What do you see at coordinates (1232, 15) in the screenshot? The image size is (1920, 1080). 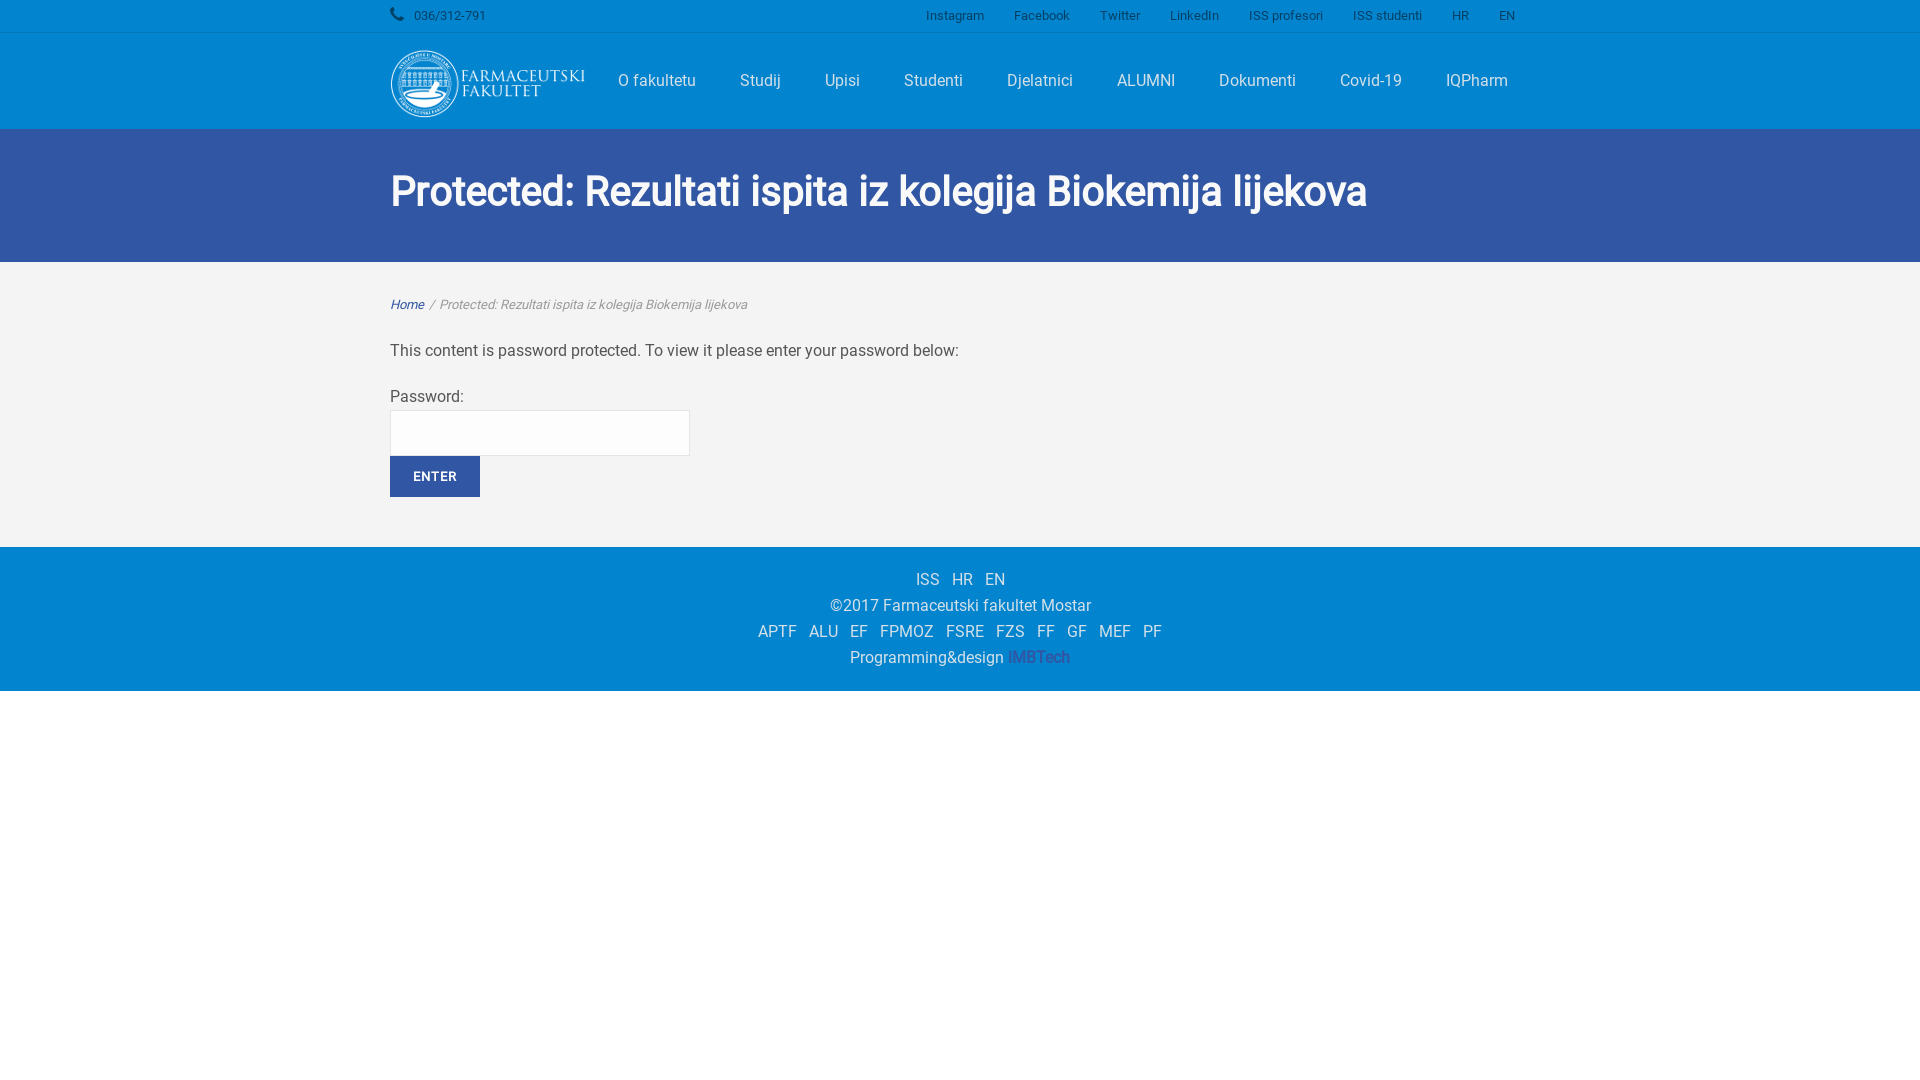 I see `'ISS profesori'` at bounding box center [1232, 15].